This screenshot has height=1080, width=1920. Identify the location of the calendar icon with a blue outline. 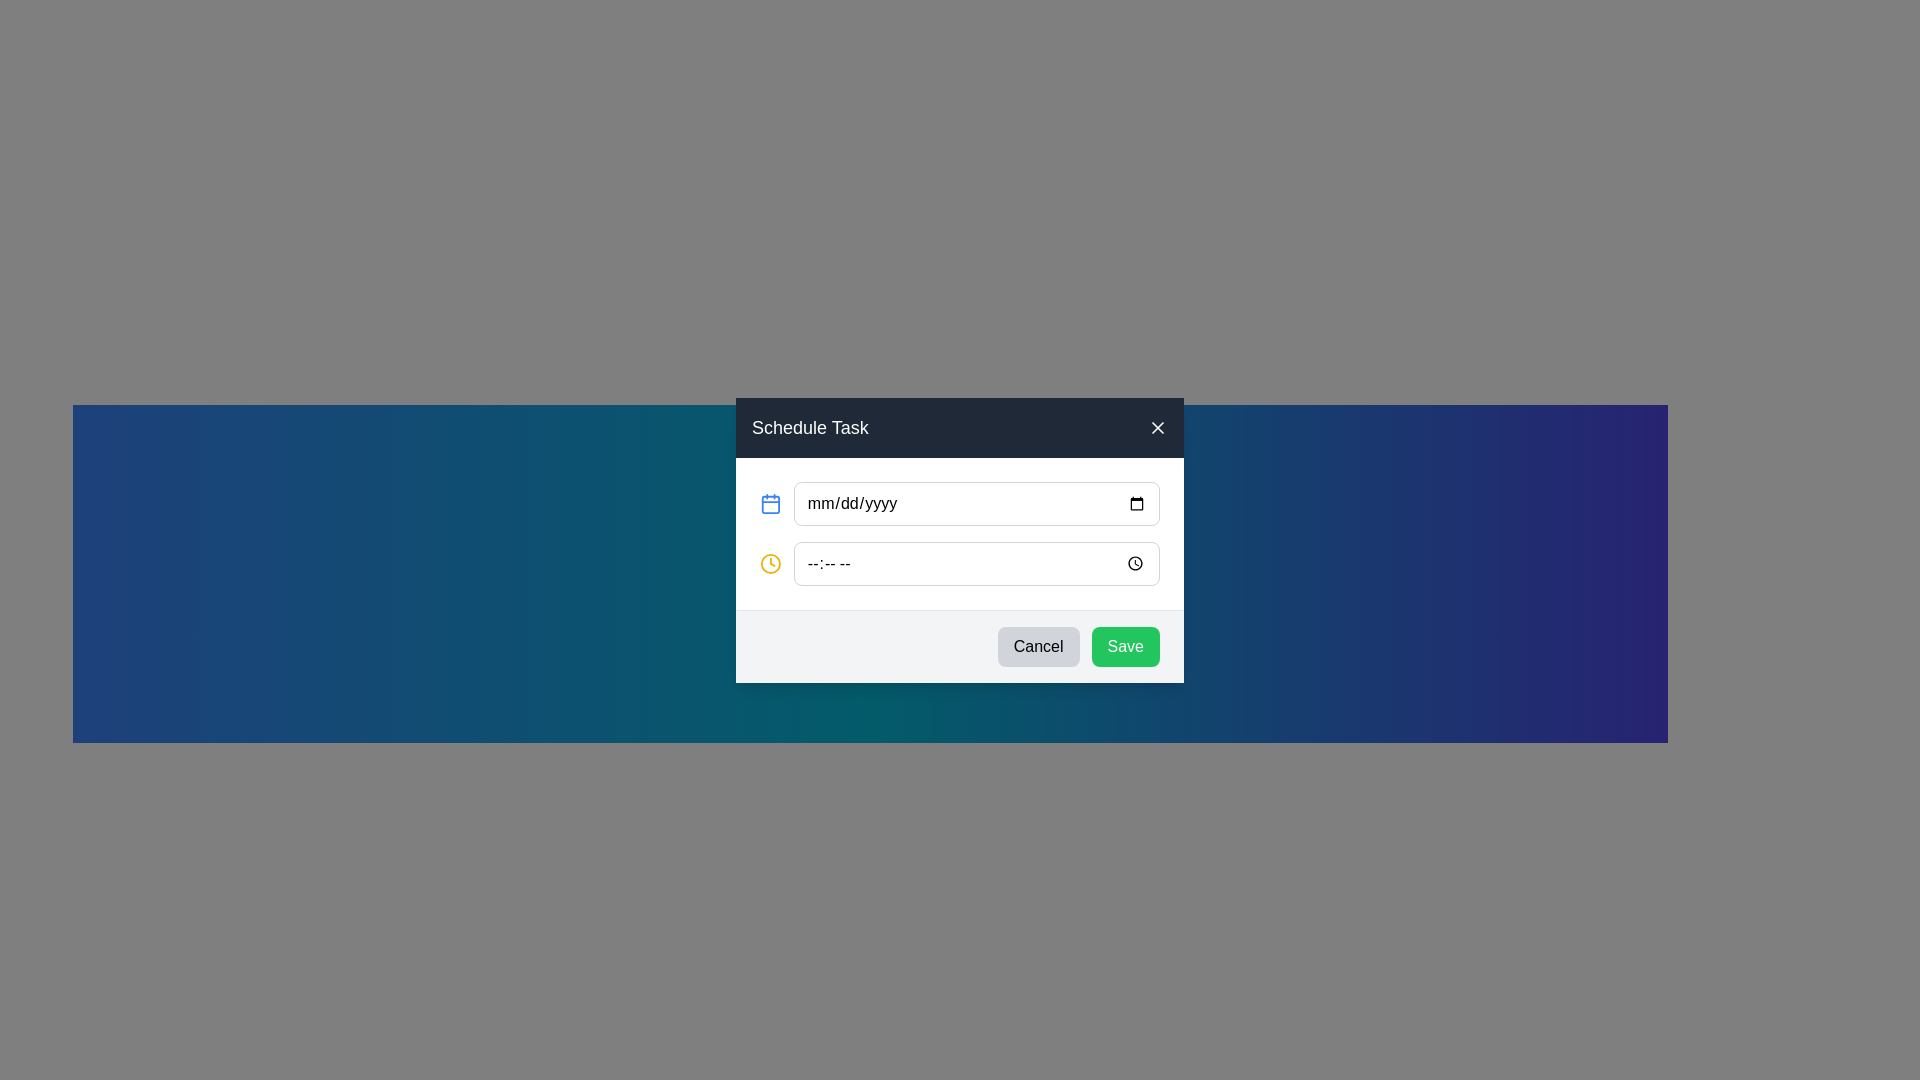
(769, 502).